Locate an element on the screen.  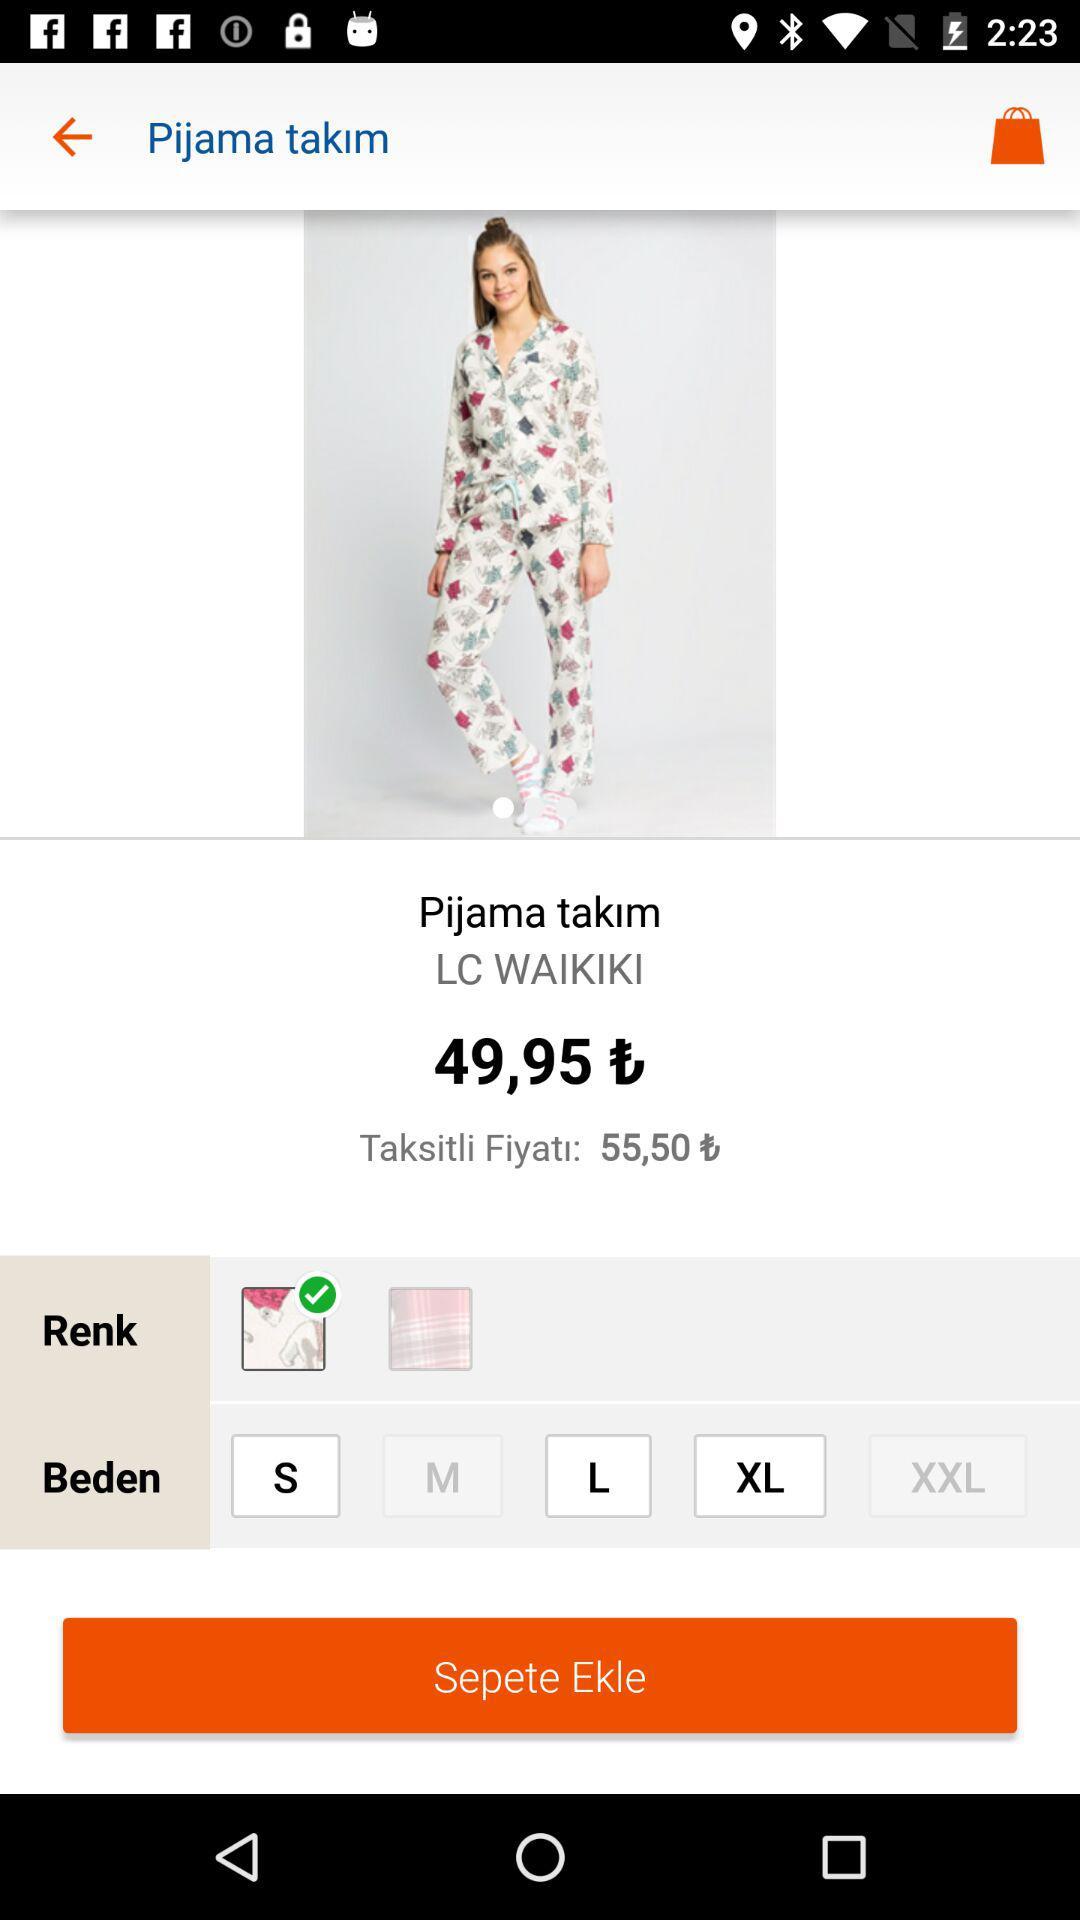
icon to the right of xl is located at coordinates (947, 1475).